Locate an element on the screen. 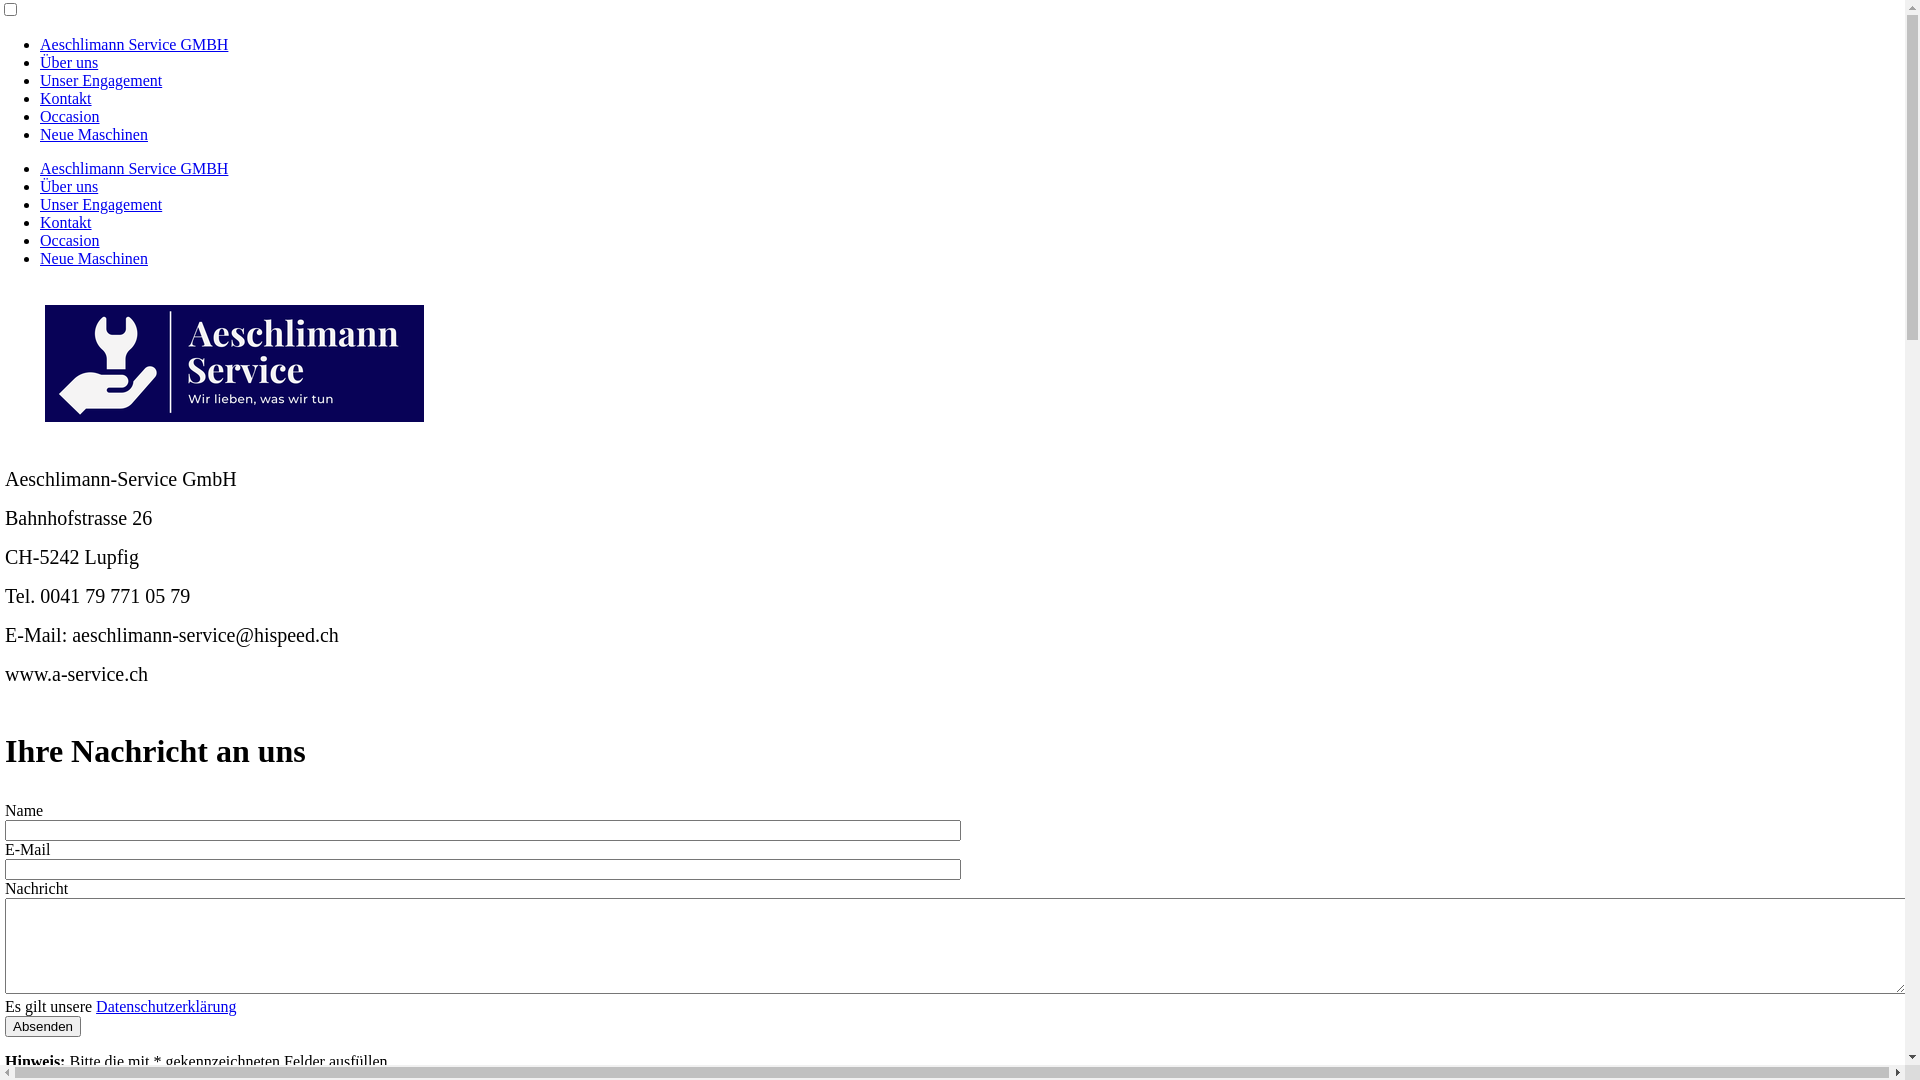 The image size is (1920, 1080). 'Unser Engagement' is located at coordinates (99, 79).